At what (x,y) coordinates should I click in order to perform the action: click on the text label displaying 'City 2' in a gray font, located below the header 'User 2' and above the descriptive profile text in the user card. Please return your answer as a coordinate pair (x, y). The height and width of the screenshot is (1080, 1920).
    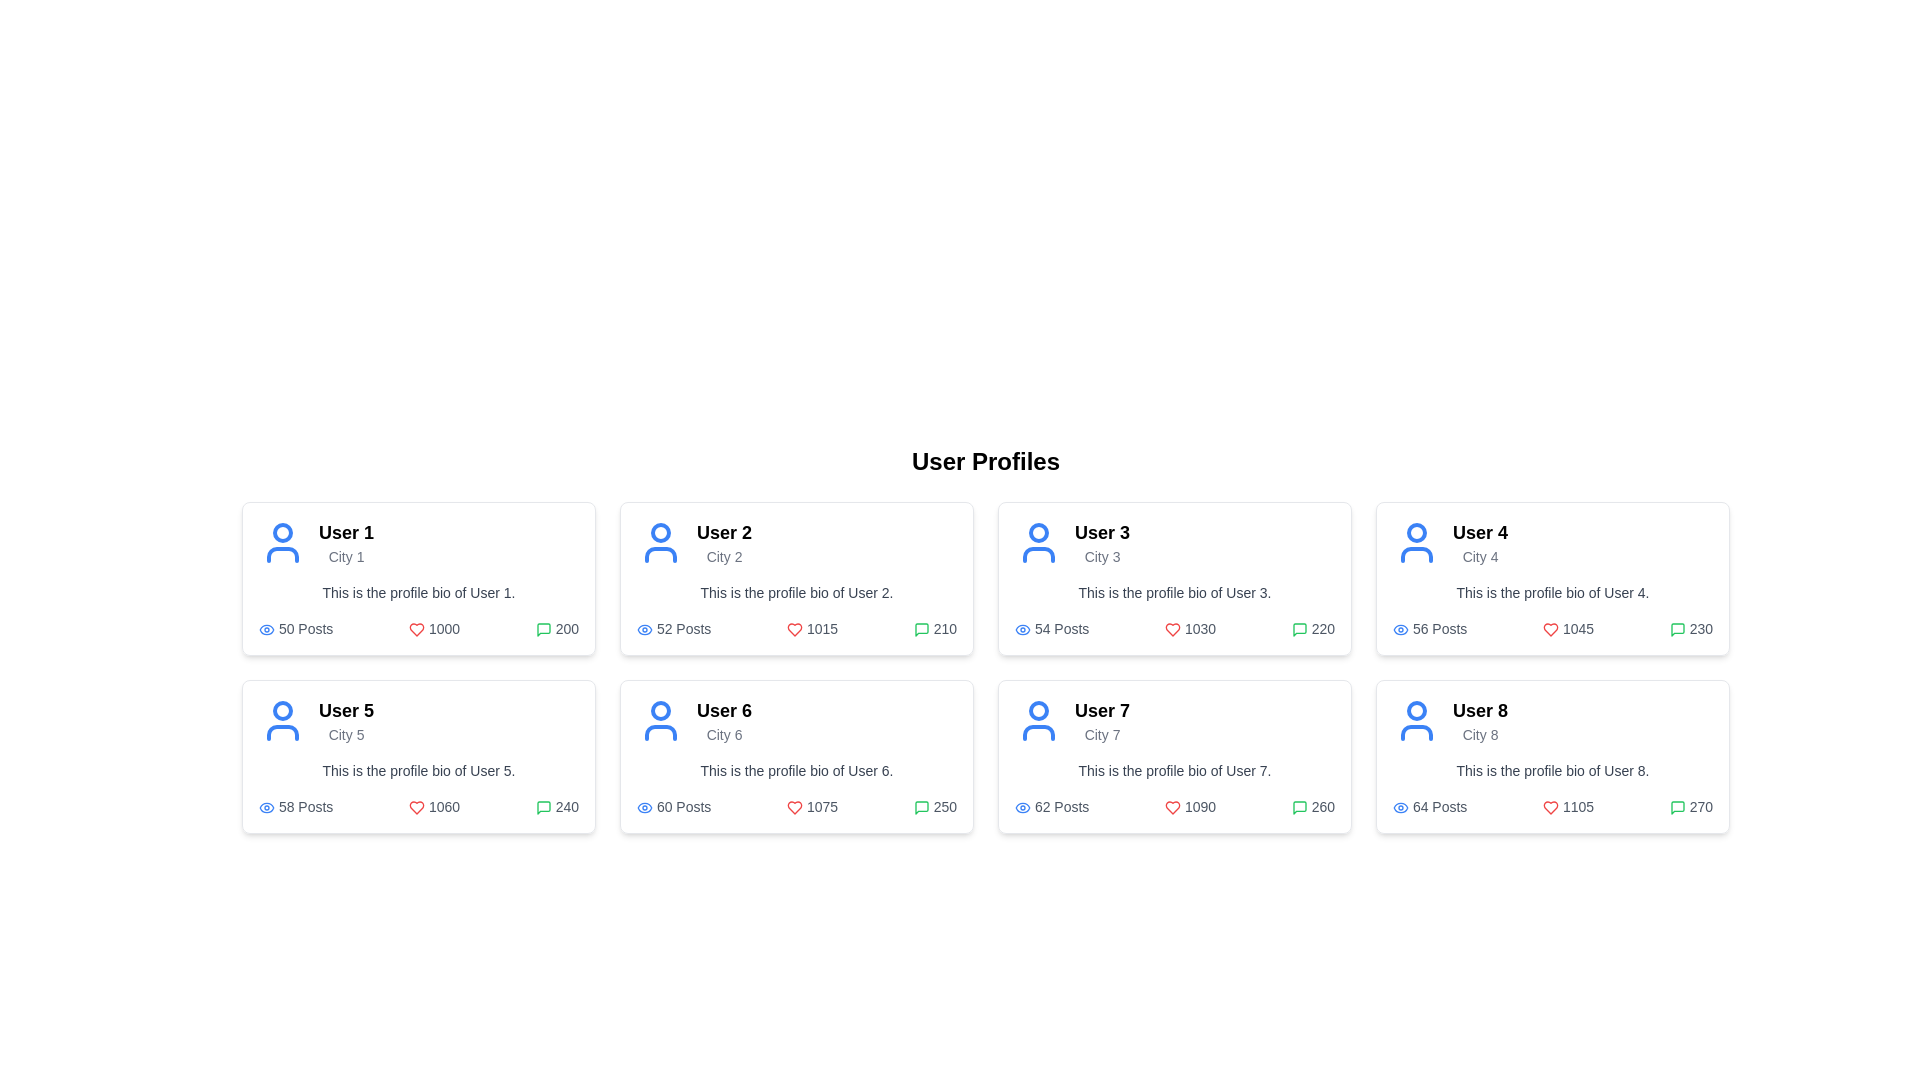
    Looking at the image, I should click on (723, 556).